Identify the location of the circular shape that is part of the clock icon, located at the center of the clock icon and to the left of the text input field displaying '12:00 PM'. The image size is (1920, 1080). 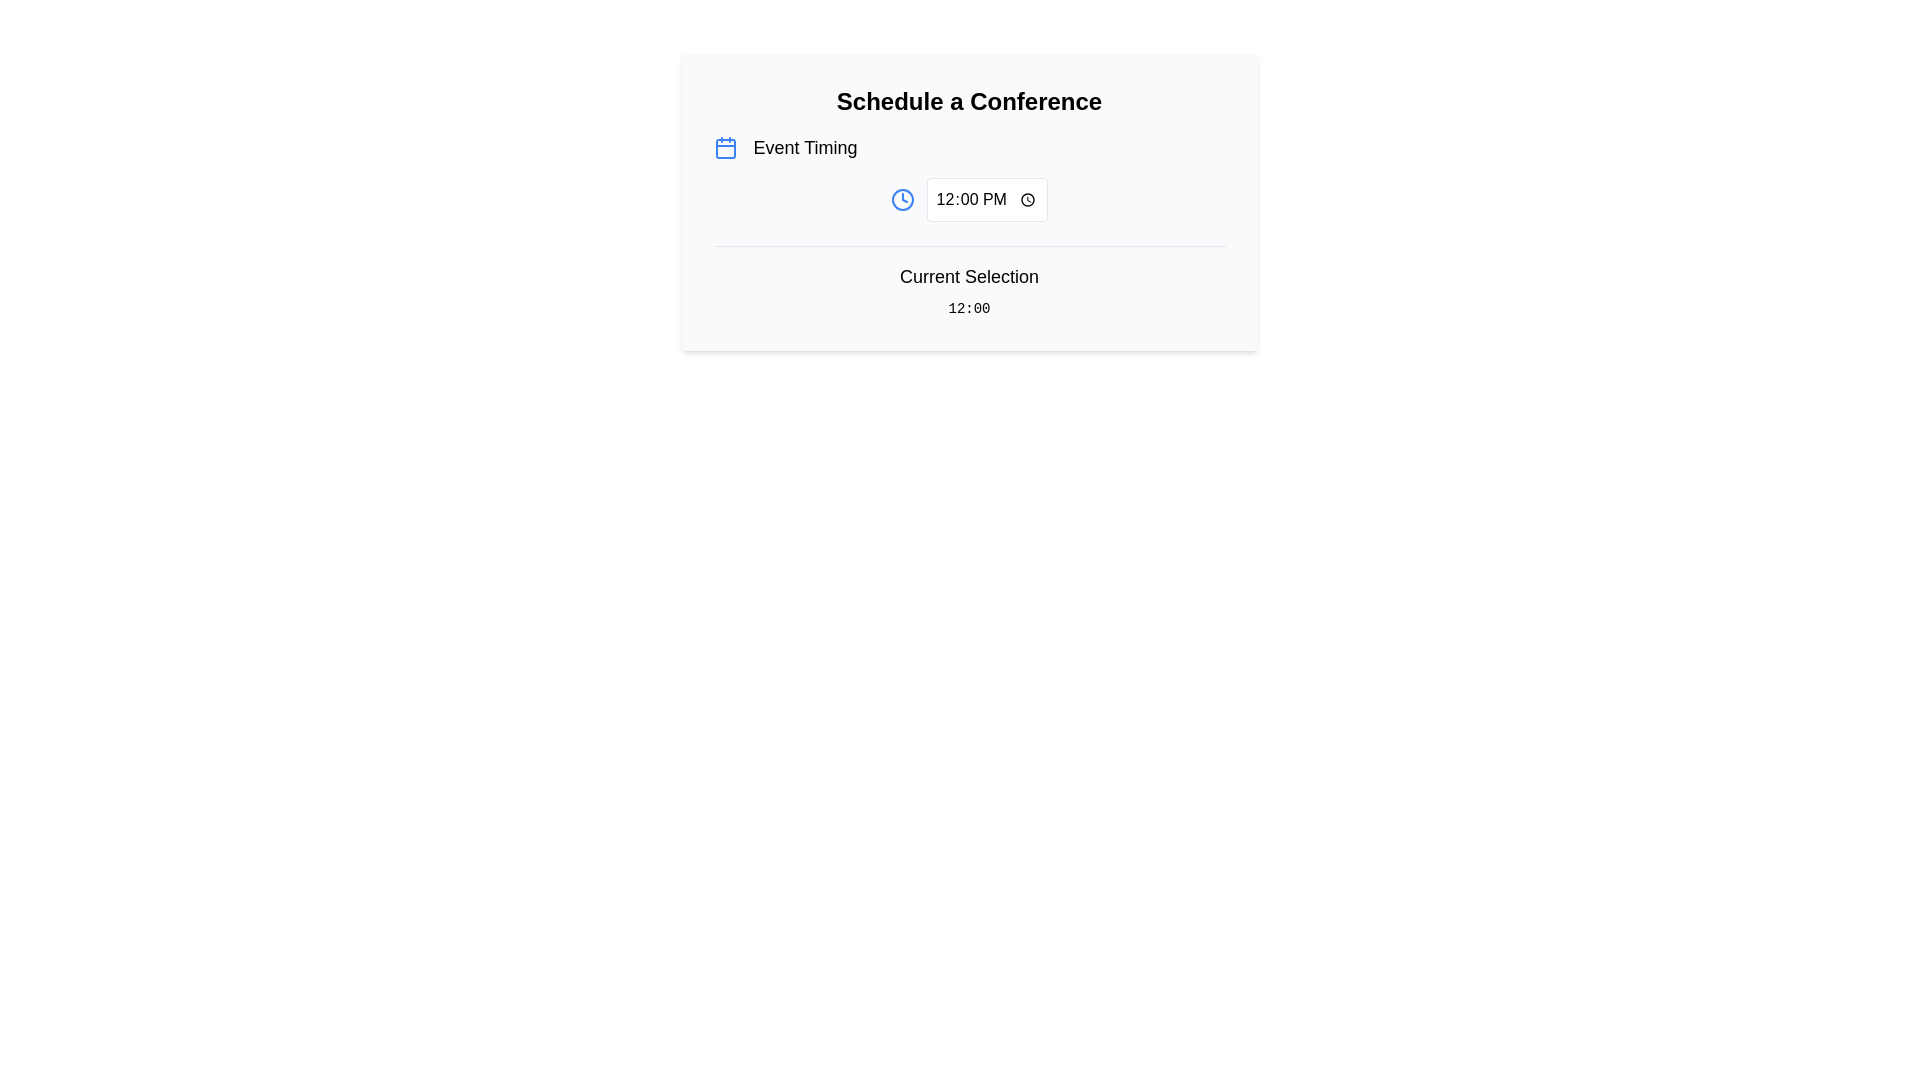
(901, 200).